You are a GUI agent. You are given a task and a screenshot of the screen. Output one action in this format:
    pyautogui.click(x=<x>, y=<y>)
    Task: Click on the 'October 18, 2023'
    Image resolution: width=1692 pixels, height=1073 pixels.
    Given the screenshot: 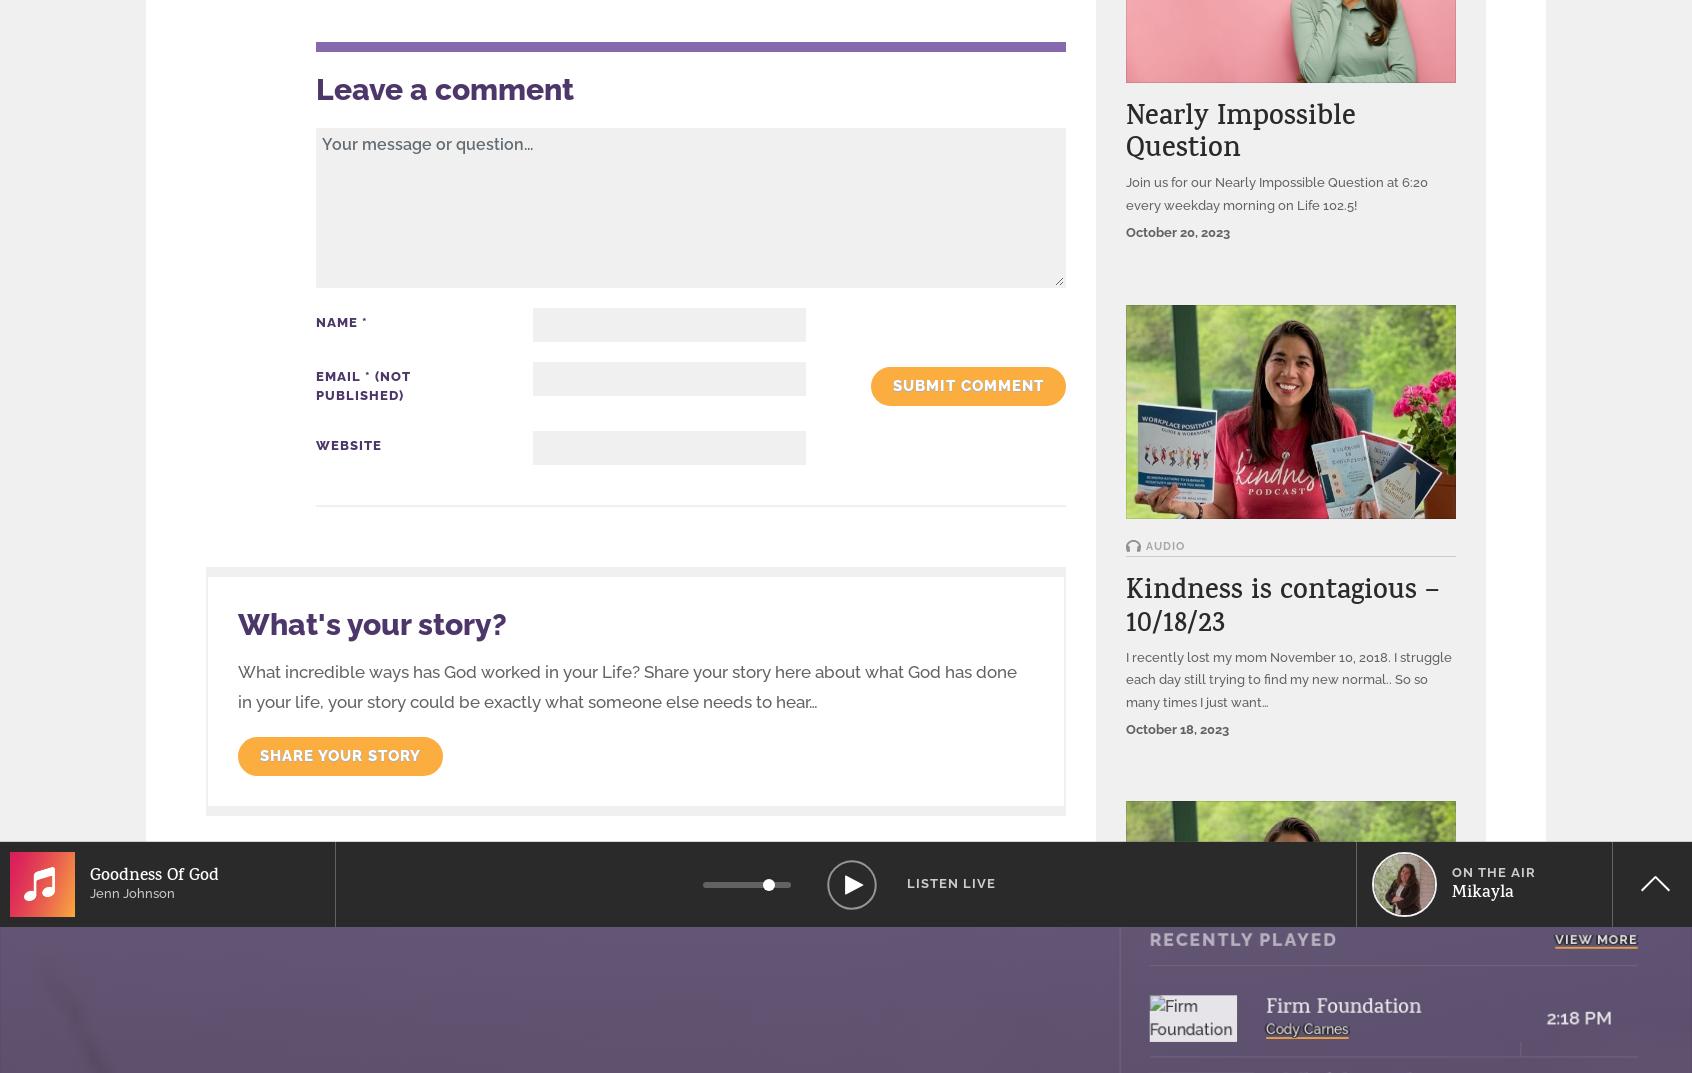 What is the action you would take?
    pyautogui.click(x=1176, y=728)
    